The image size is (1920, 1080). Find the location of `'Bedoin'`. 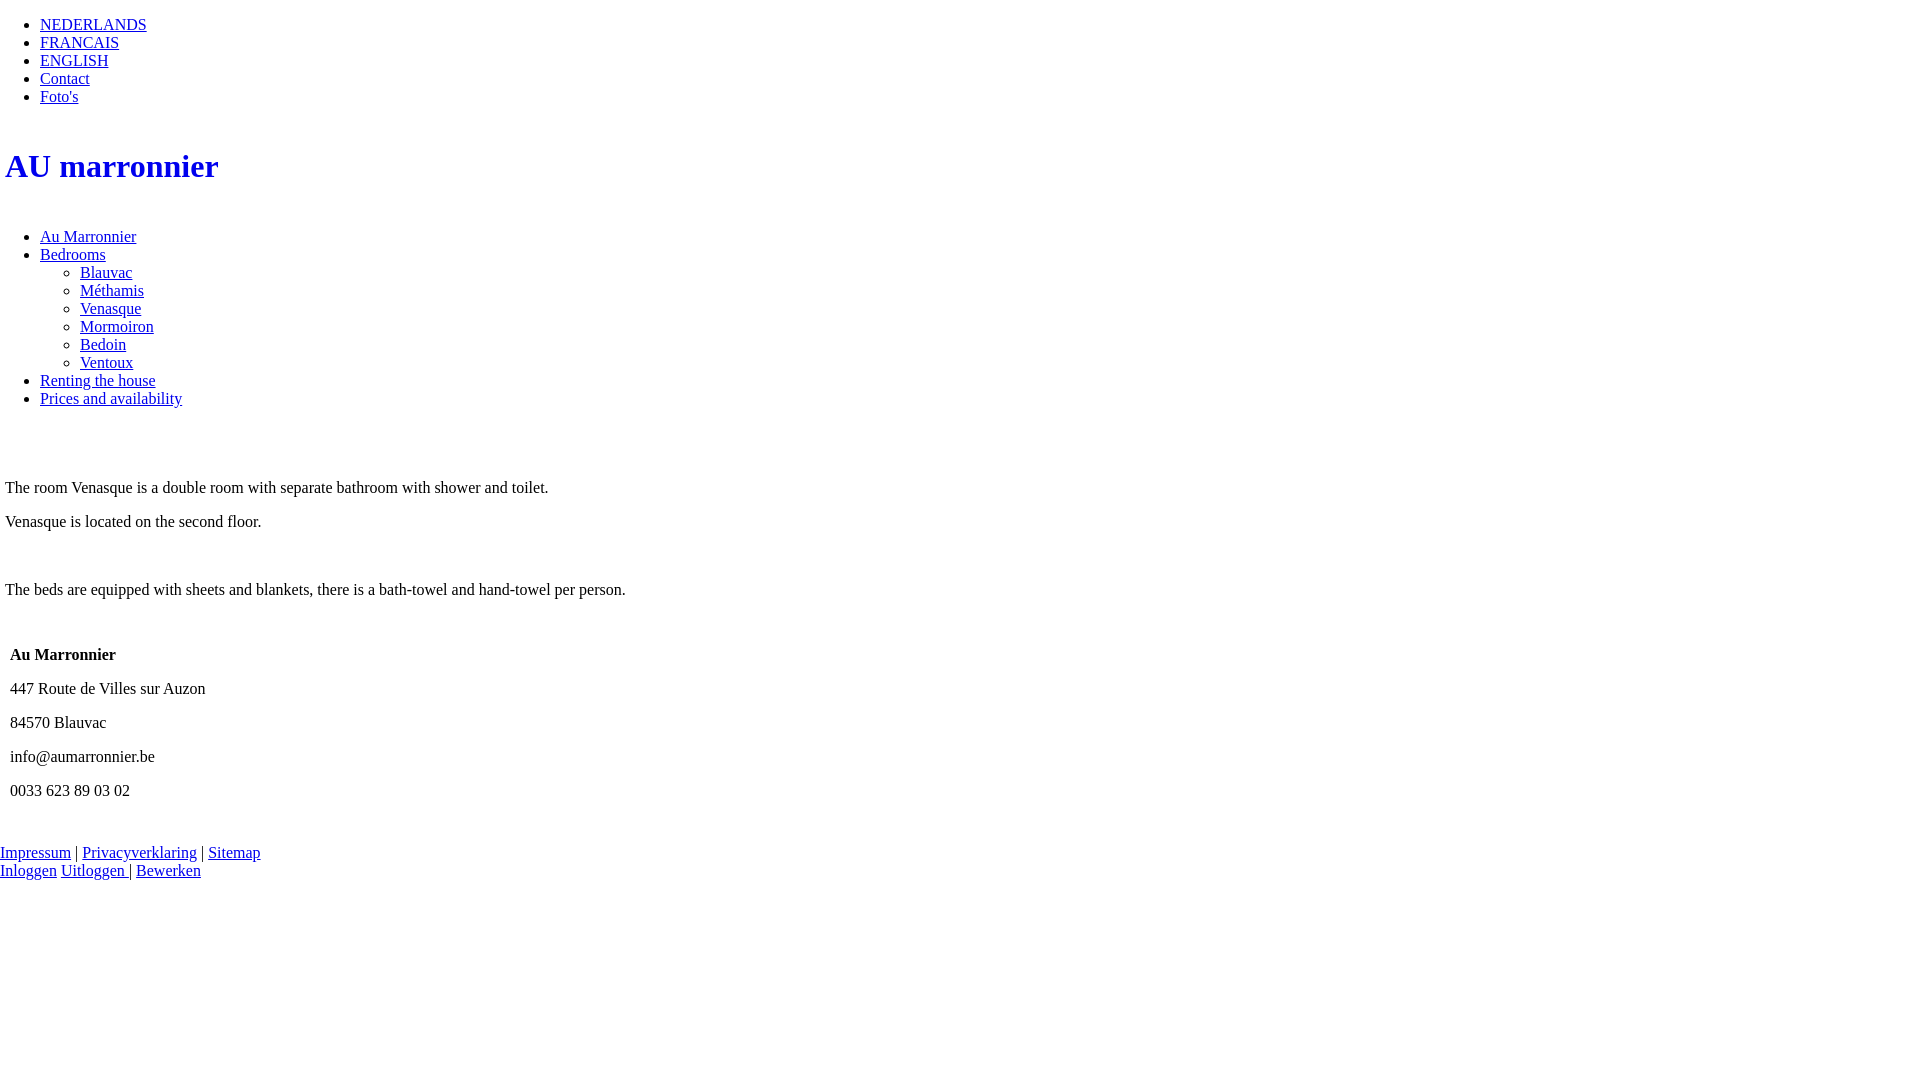

'Bedoin' is located at coordinates (101, 343).